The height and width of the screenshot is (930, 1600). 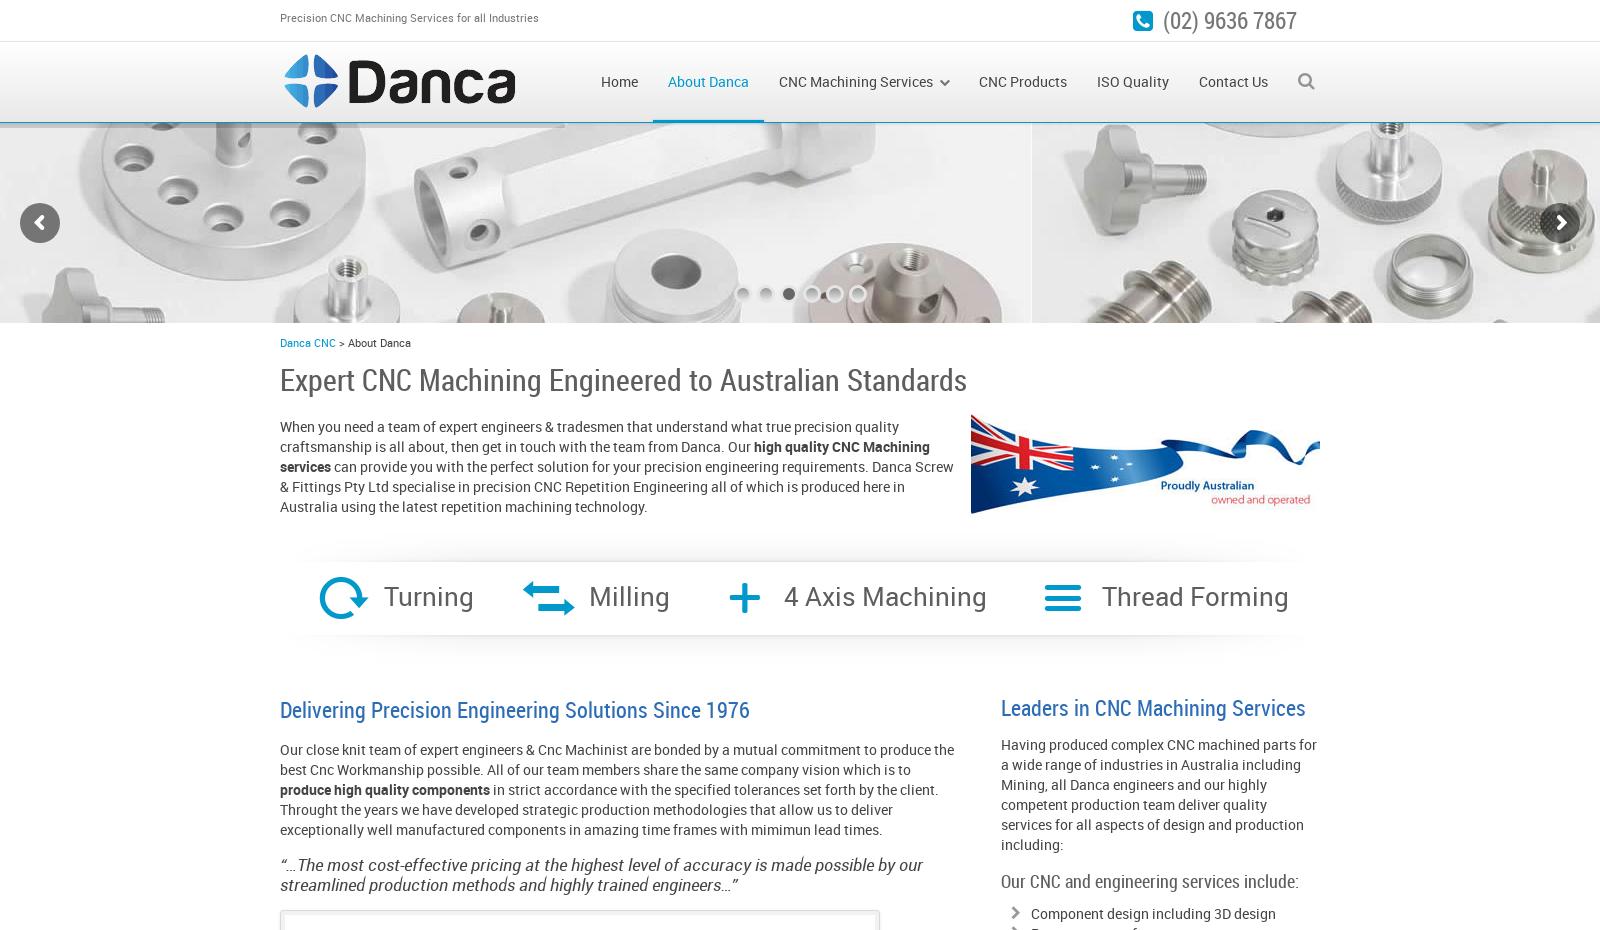 What do you see at coordinates (623, 378) in the screenshot?
I see `'Expert CNC Machining Engineered to Australian Standards'` at bounding box center [623, 378].